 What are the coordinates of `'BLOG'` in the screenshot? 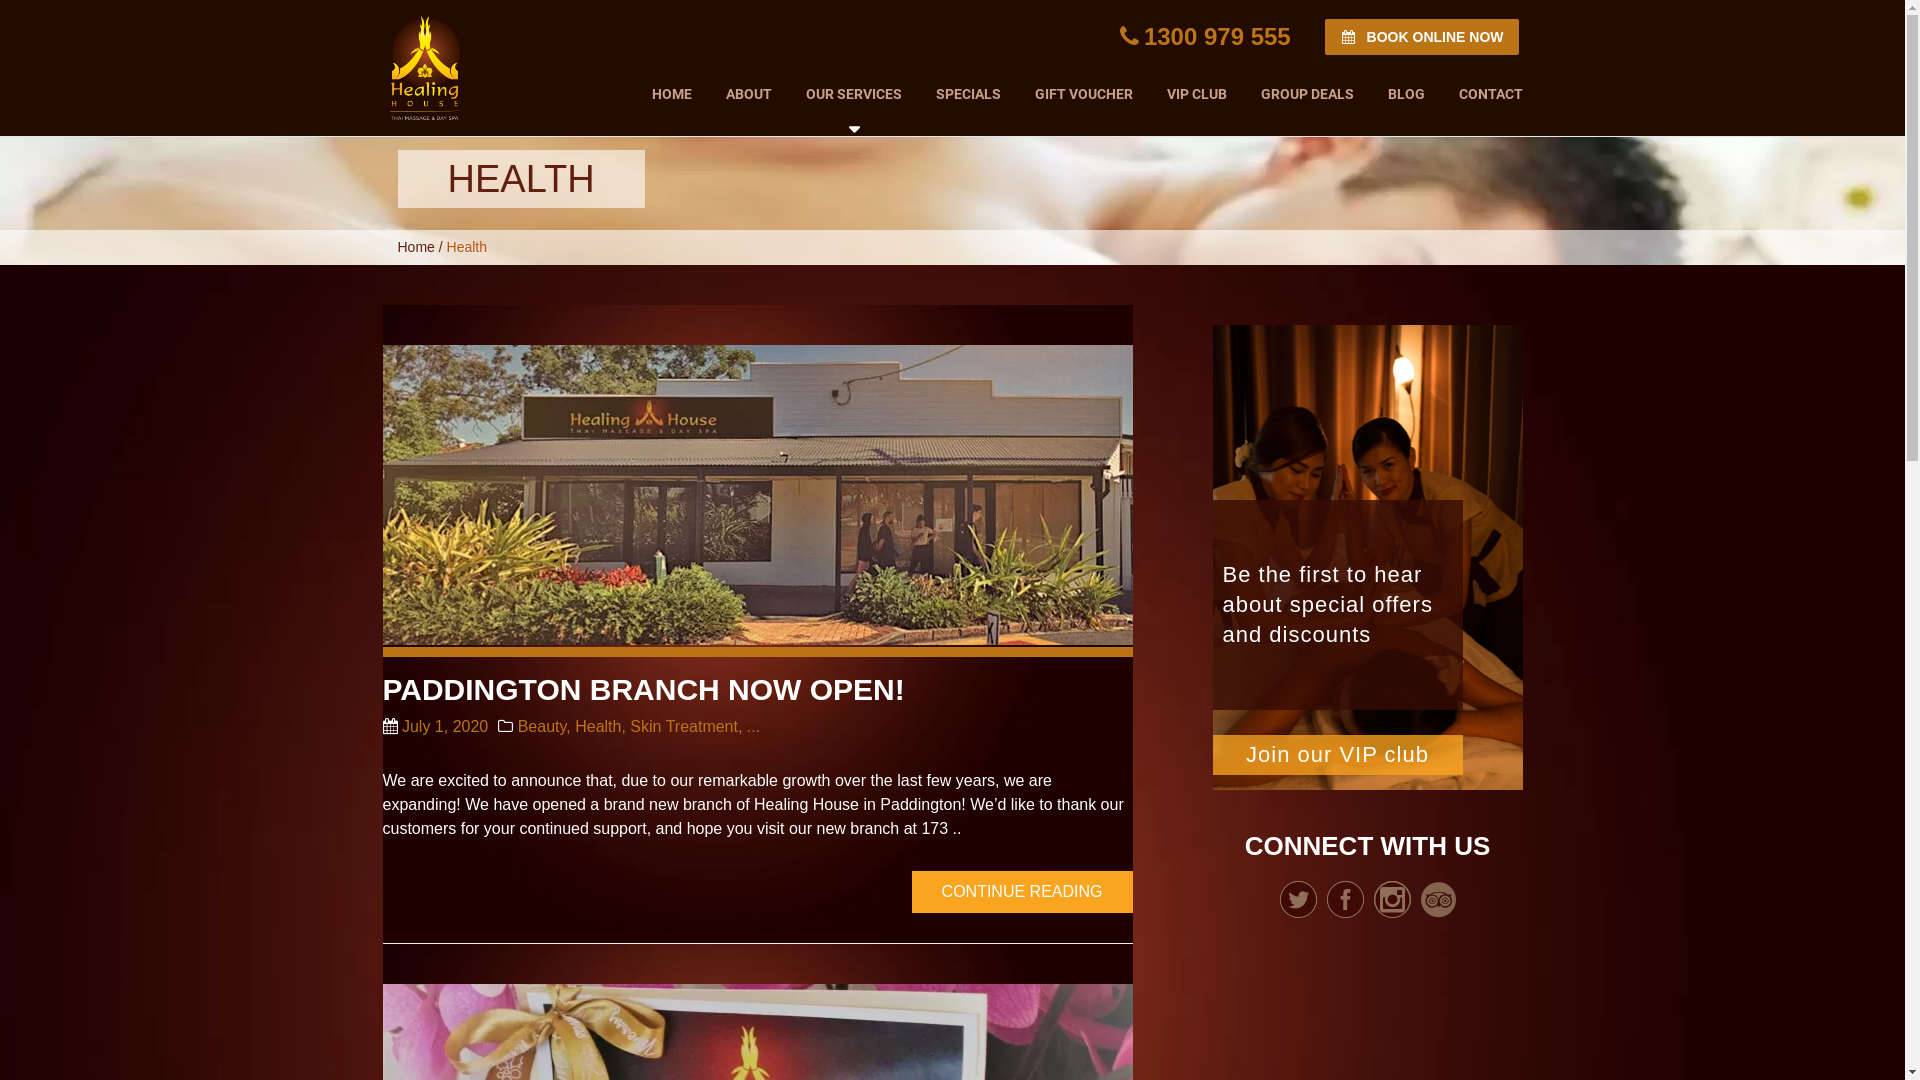 It's located at (1404, 88).